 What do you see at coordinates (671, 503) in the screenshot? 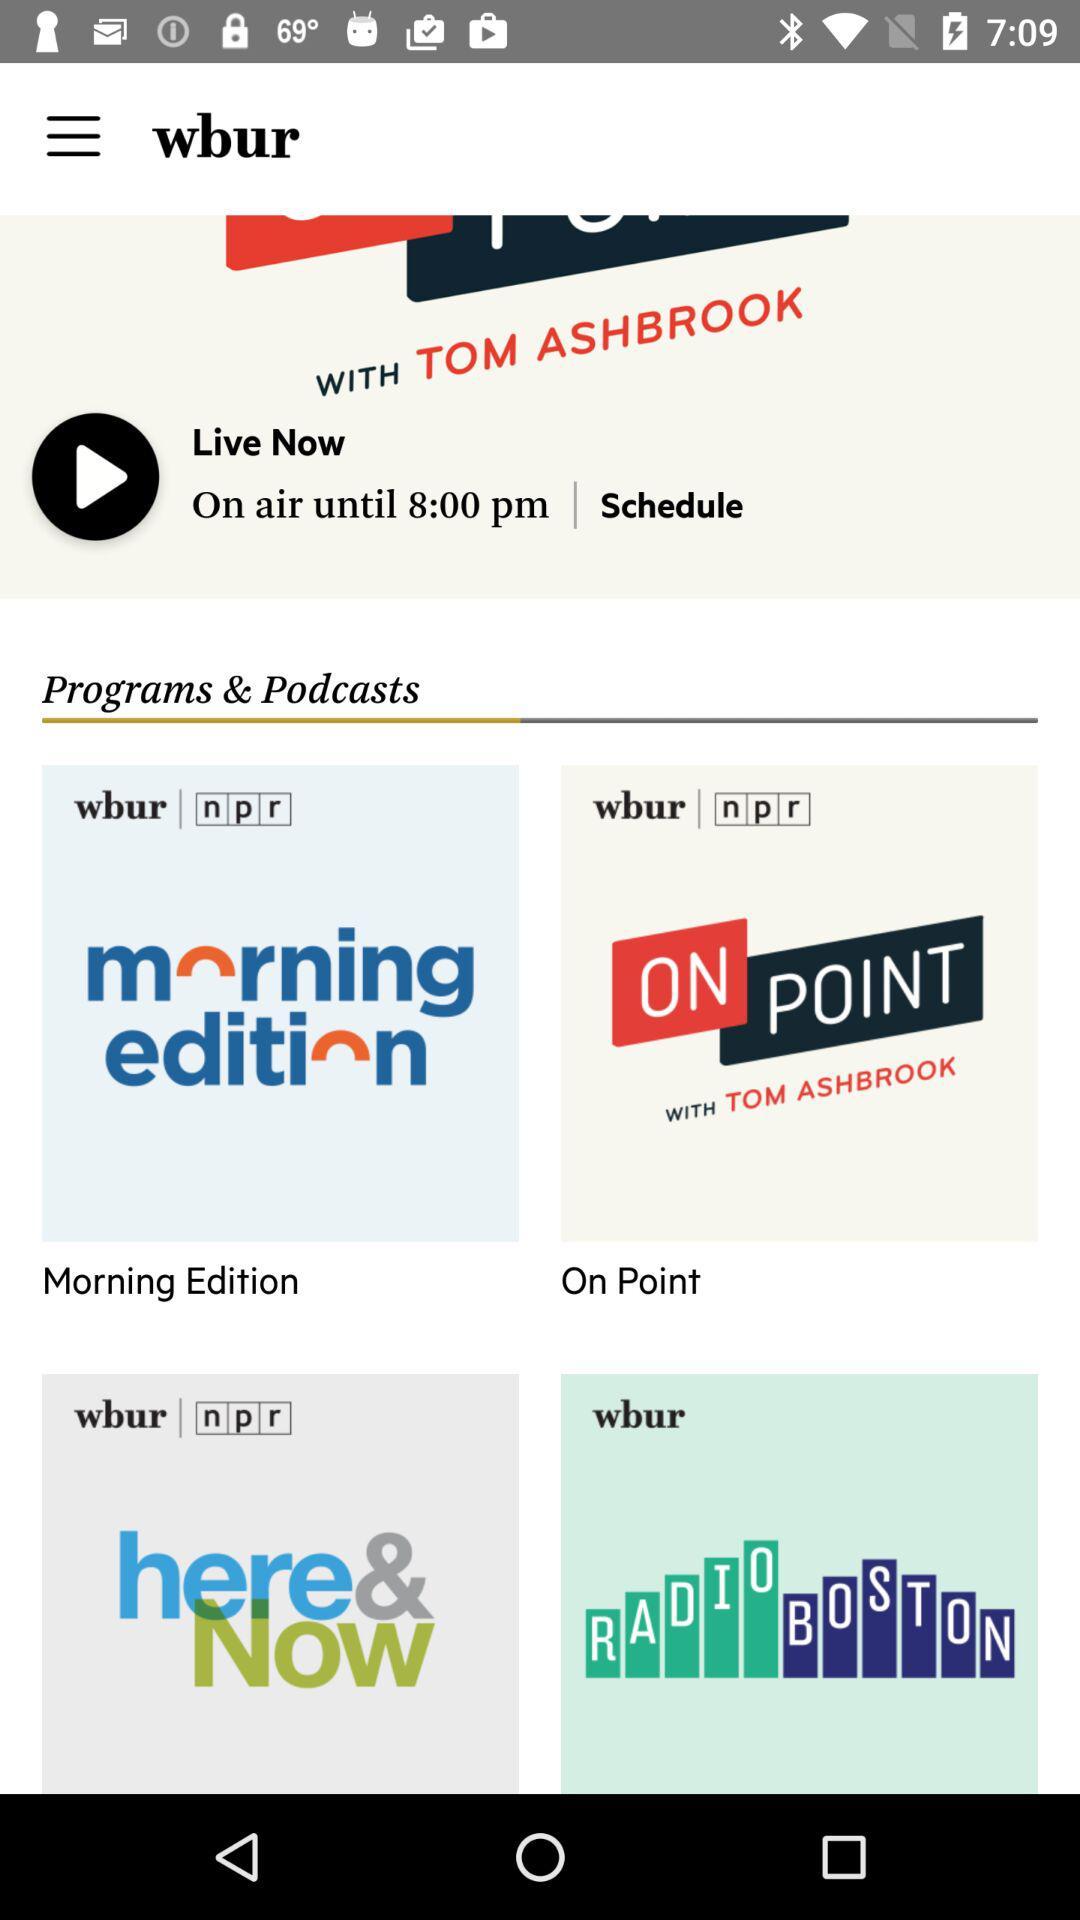
I see `schedule` at bounding box center [671, 503].